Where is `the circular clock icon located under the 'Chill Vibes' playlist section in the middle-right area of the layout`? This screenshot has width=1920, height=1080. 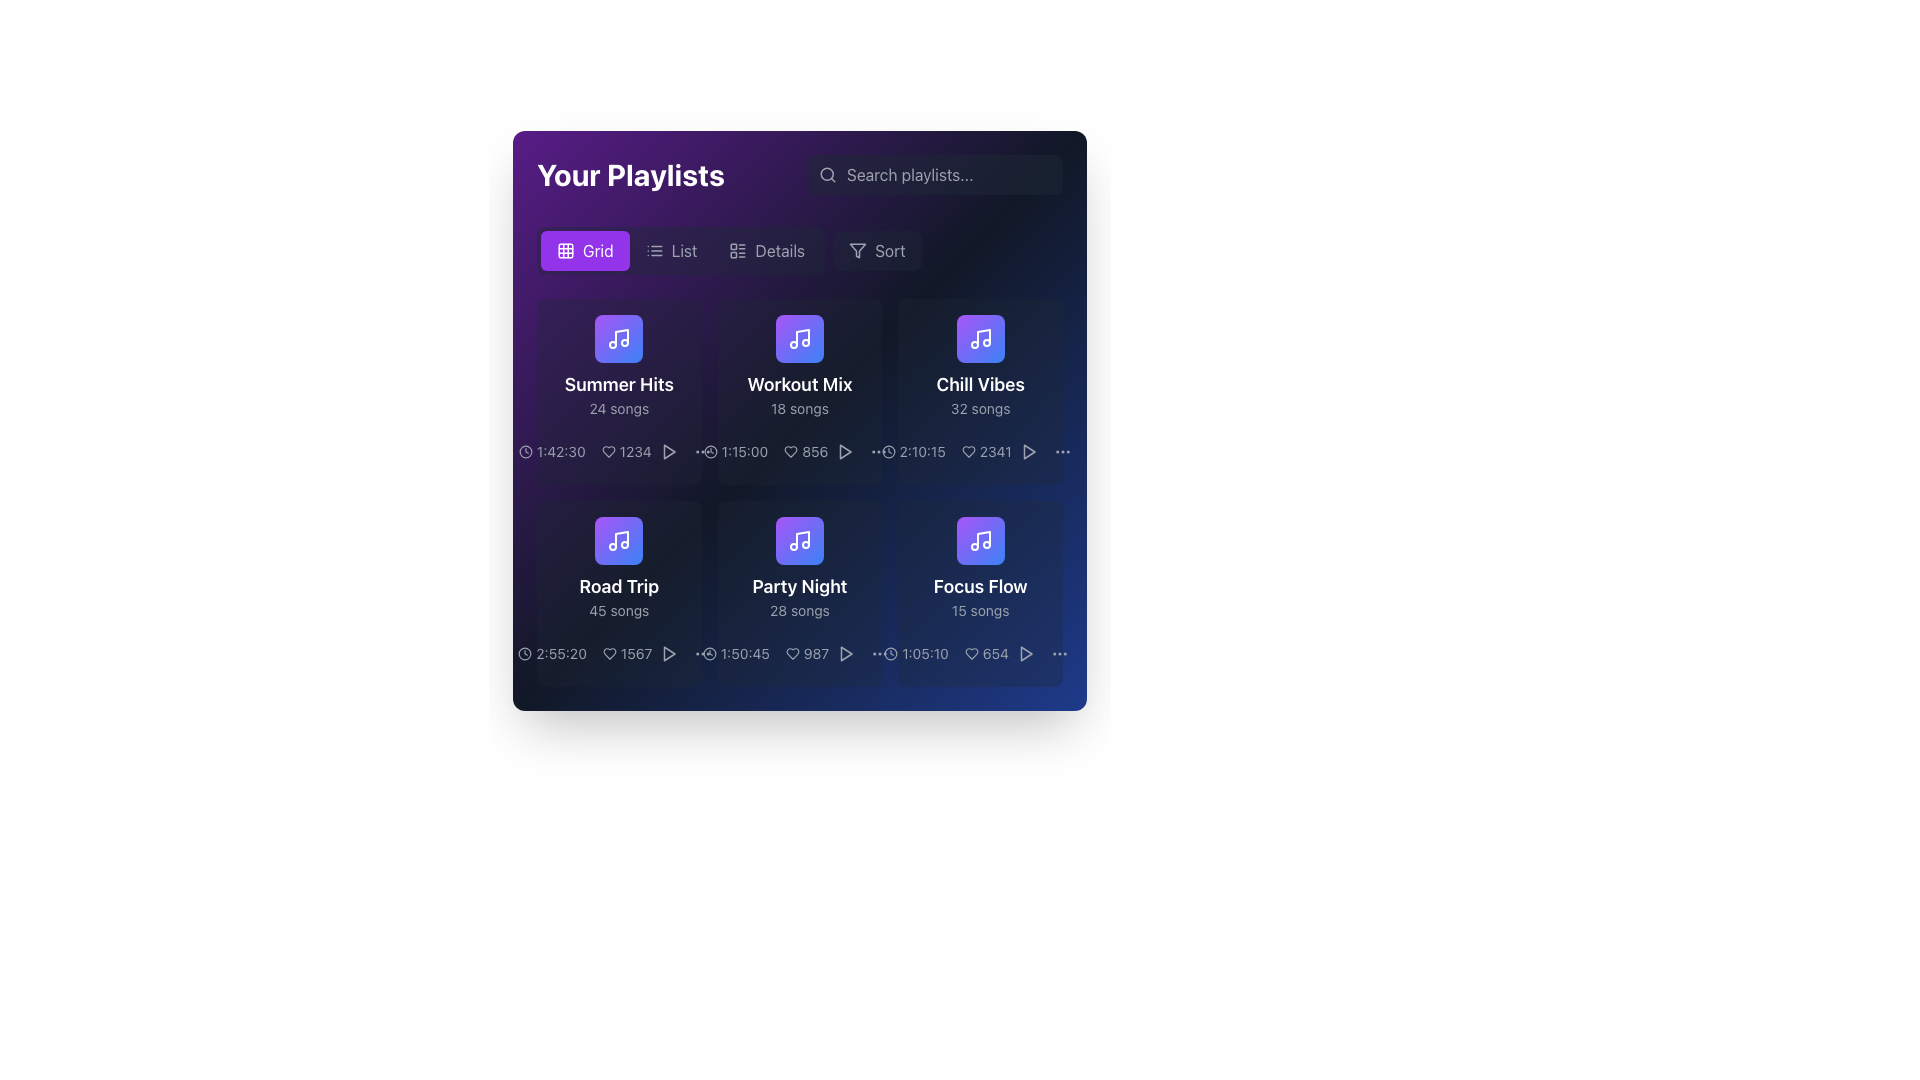 the circular clock icon located under the 'Chill Vibes' playlist section in the middle-right area of the layout is located at coordinates (887, 451).